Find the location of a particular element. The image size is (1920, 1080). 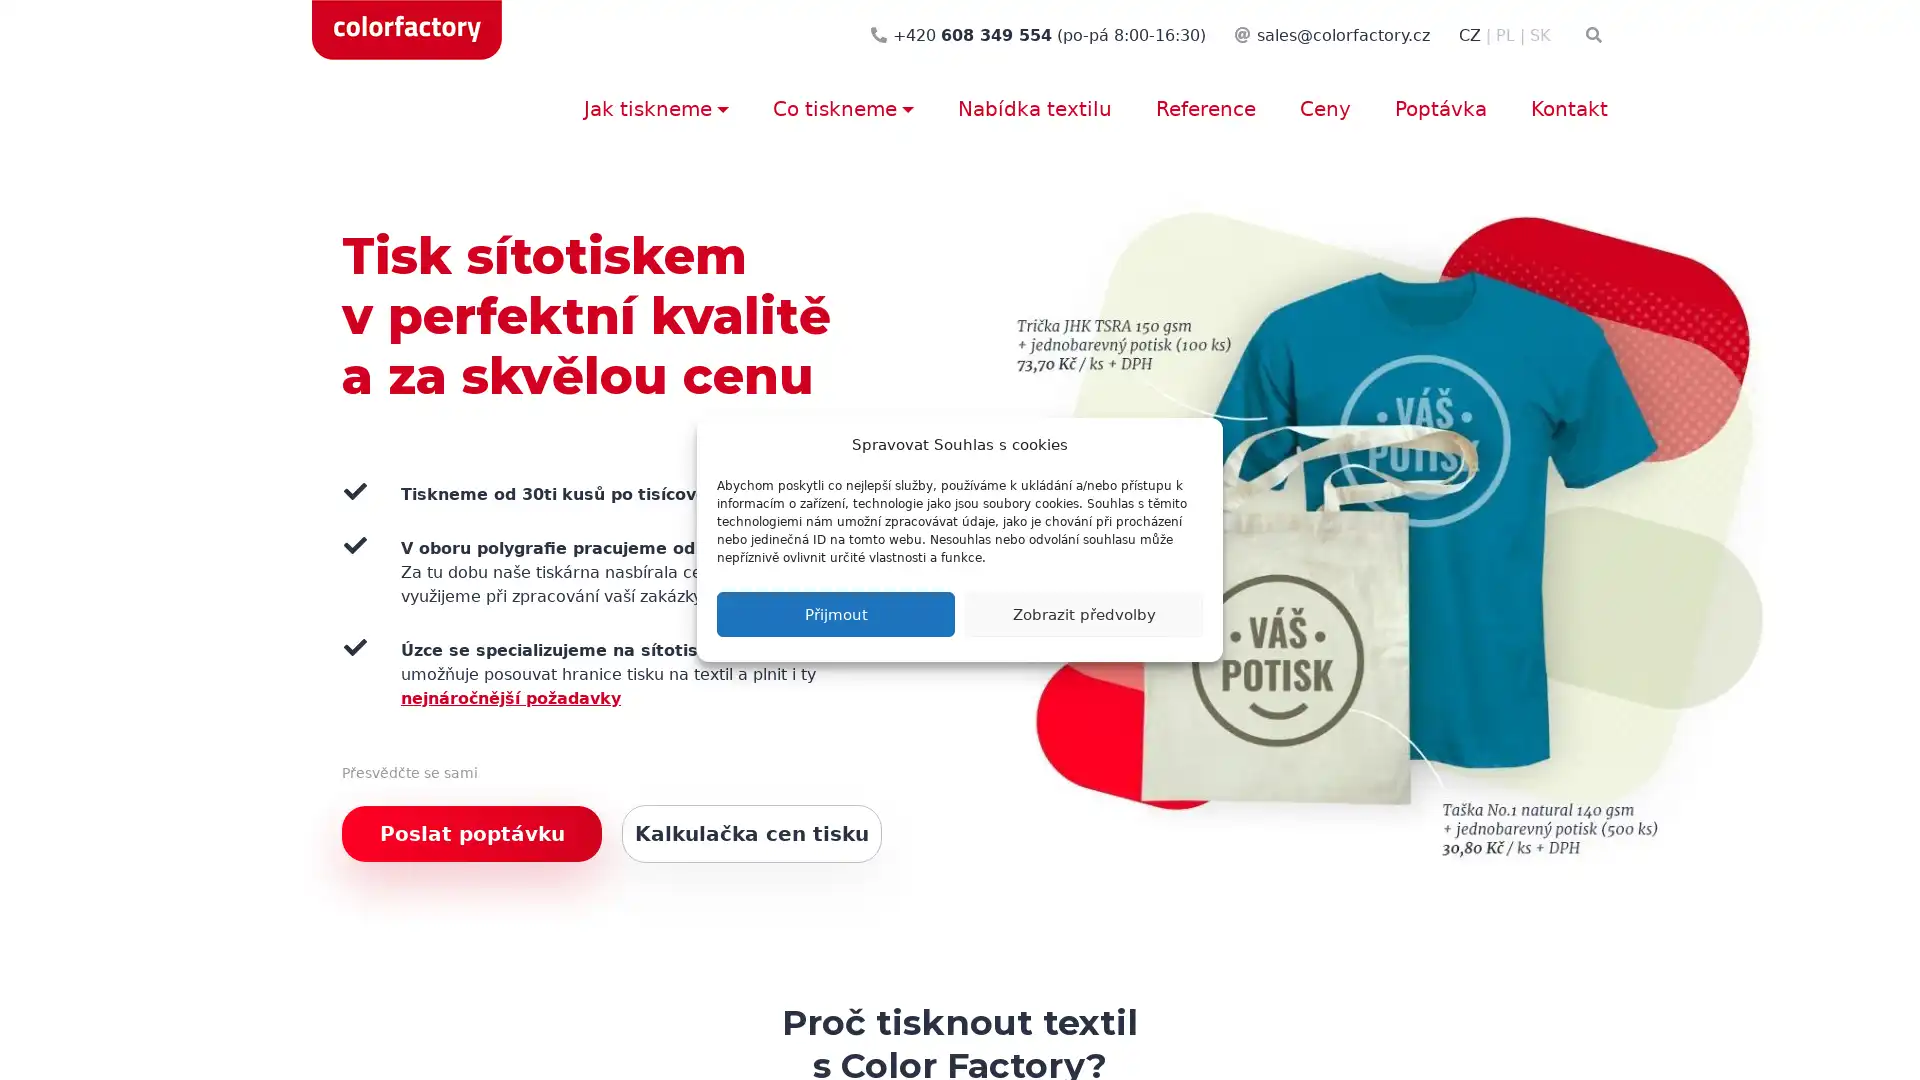

Poslat poptavku is located at coordinates (470, 833).